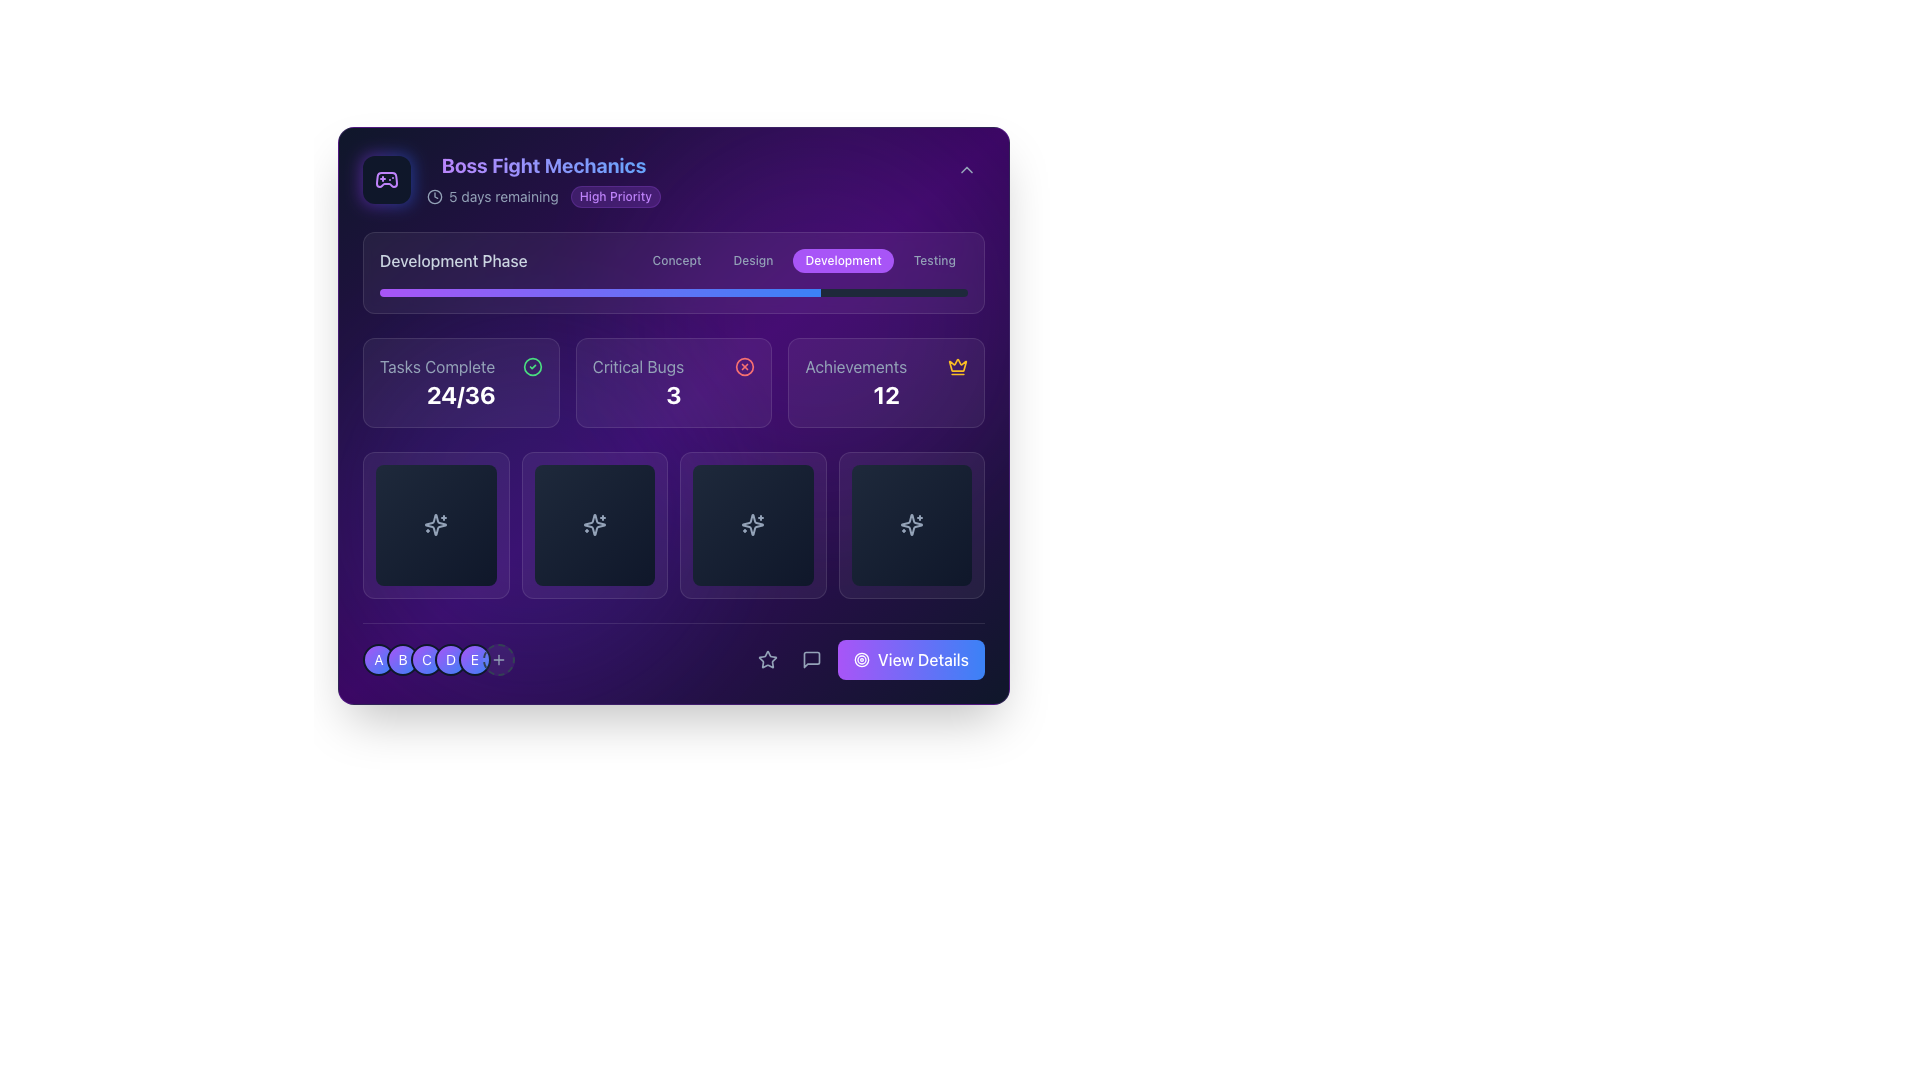  What do you see at coordinates (811, 659) in the screenshot?
I see `the messaging icon located towards the bottom-right area of the interface, adjacent to the star icon and to the left of the 'View Details' button` at bounding box center [811, 659].